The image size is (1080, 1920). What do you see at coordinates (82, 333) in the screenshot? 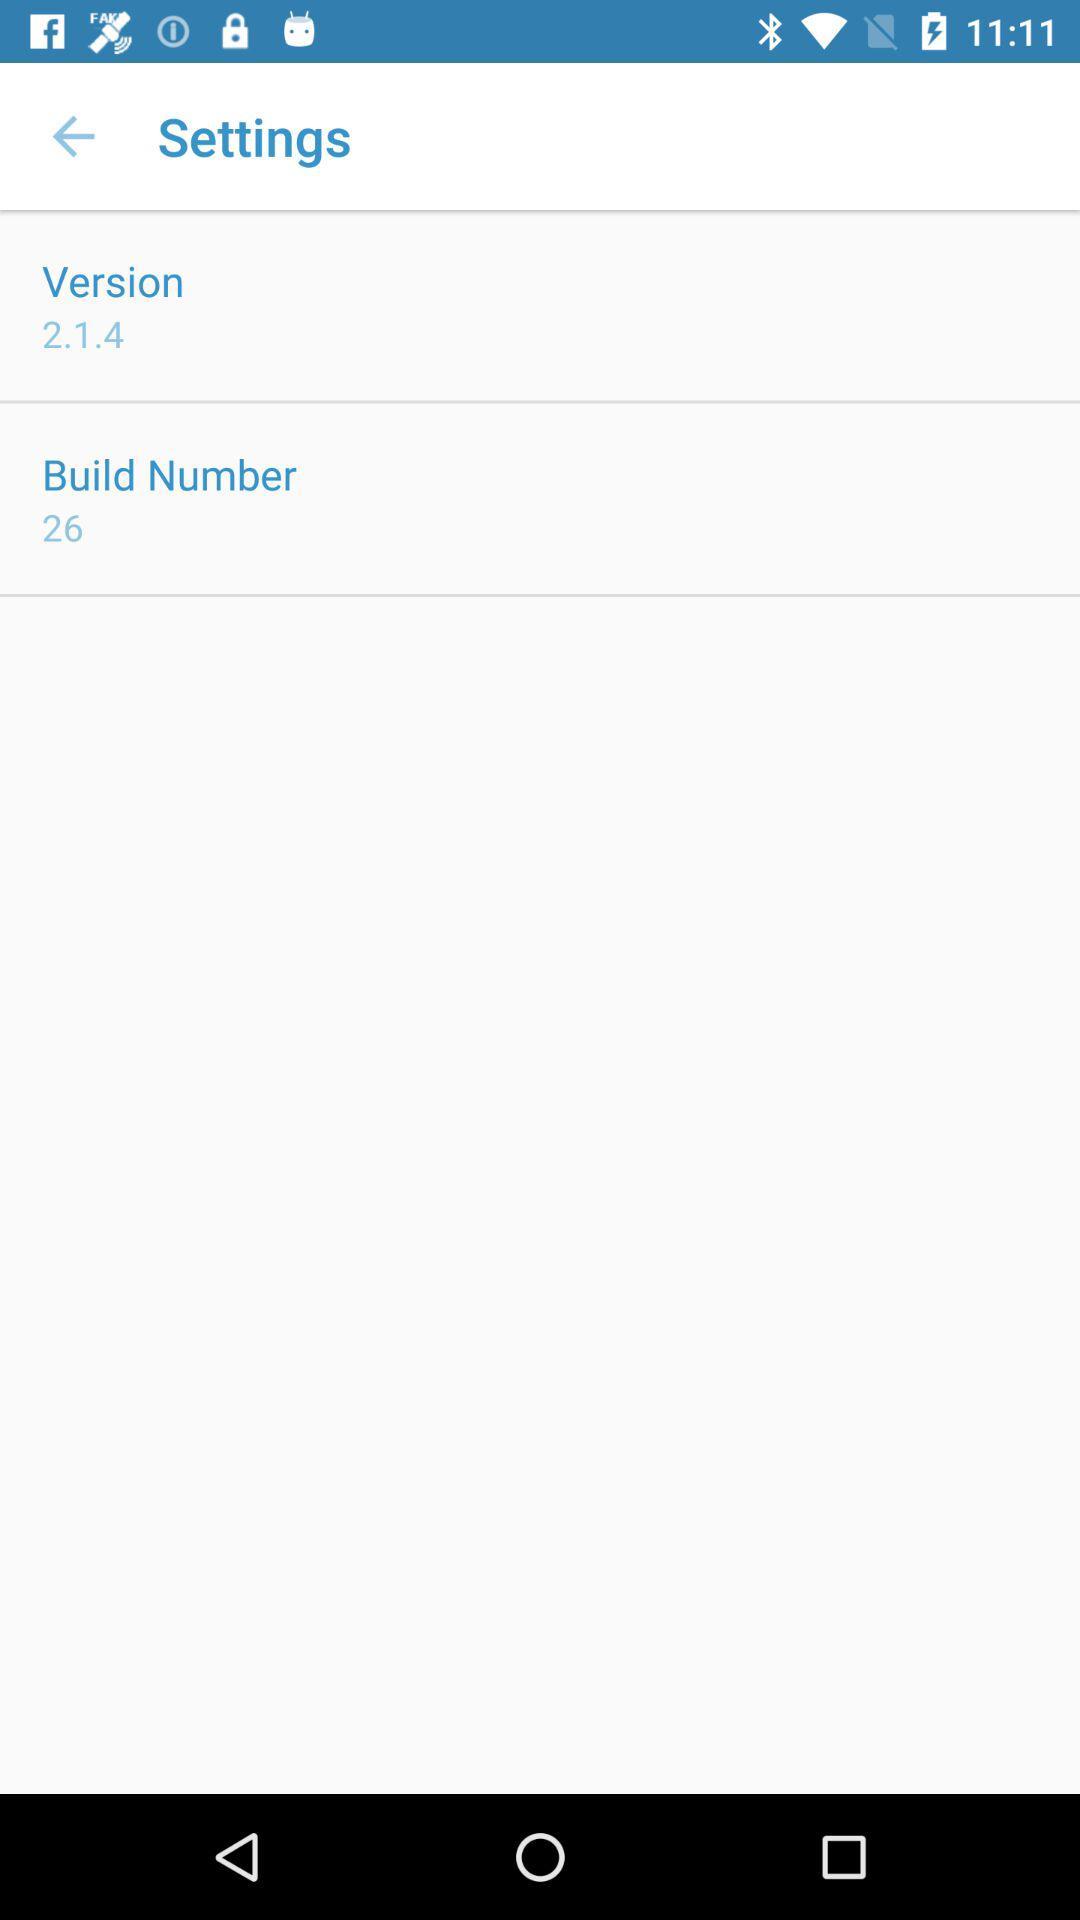
I see `the item below the version icon` at bounding box center [82, 333].